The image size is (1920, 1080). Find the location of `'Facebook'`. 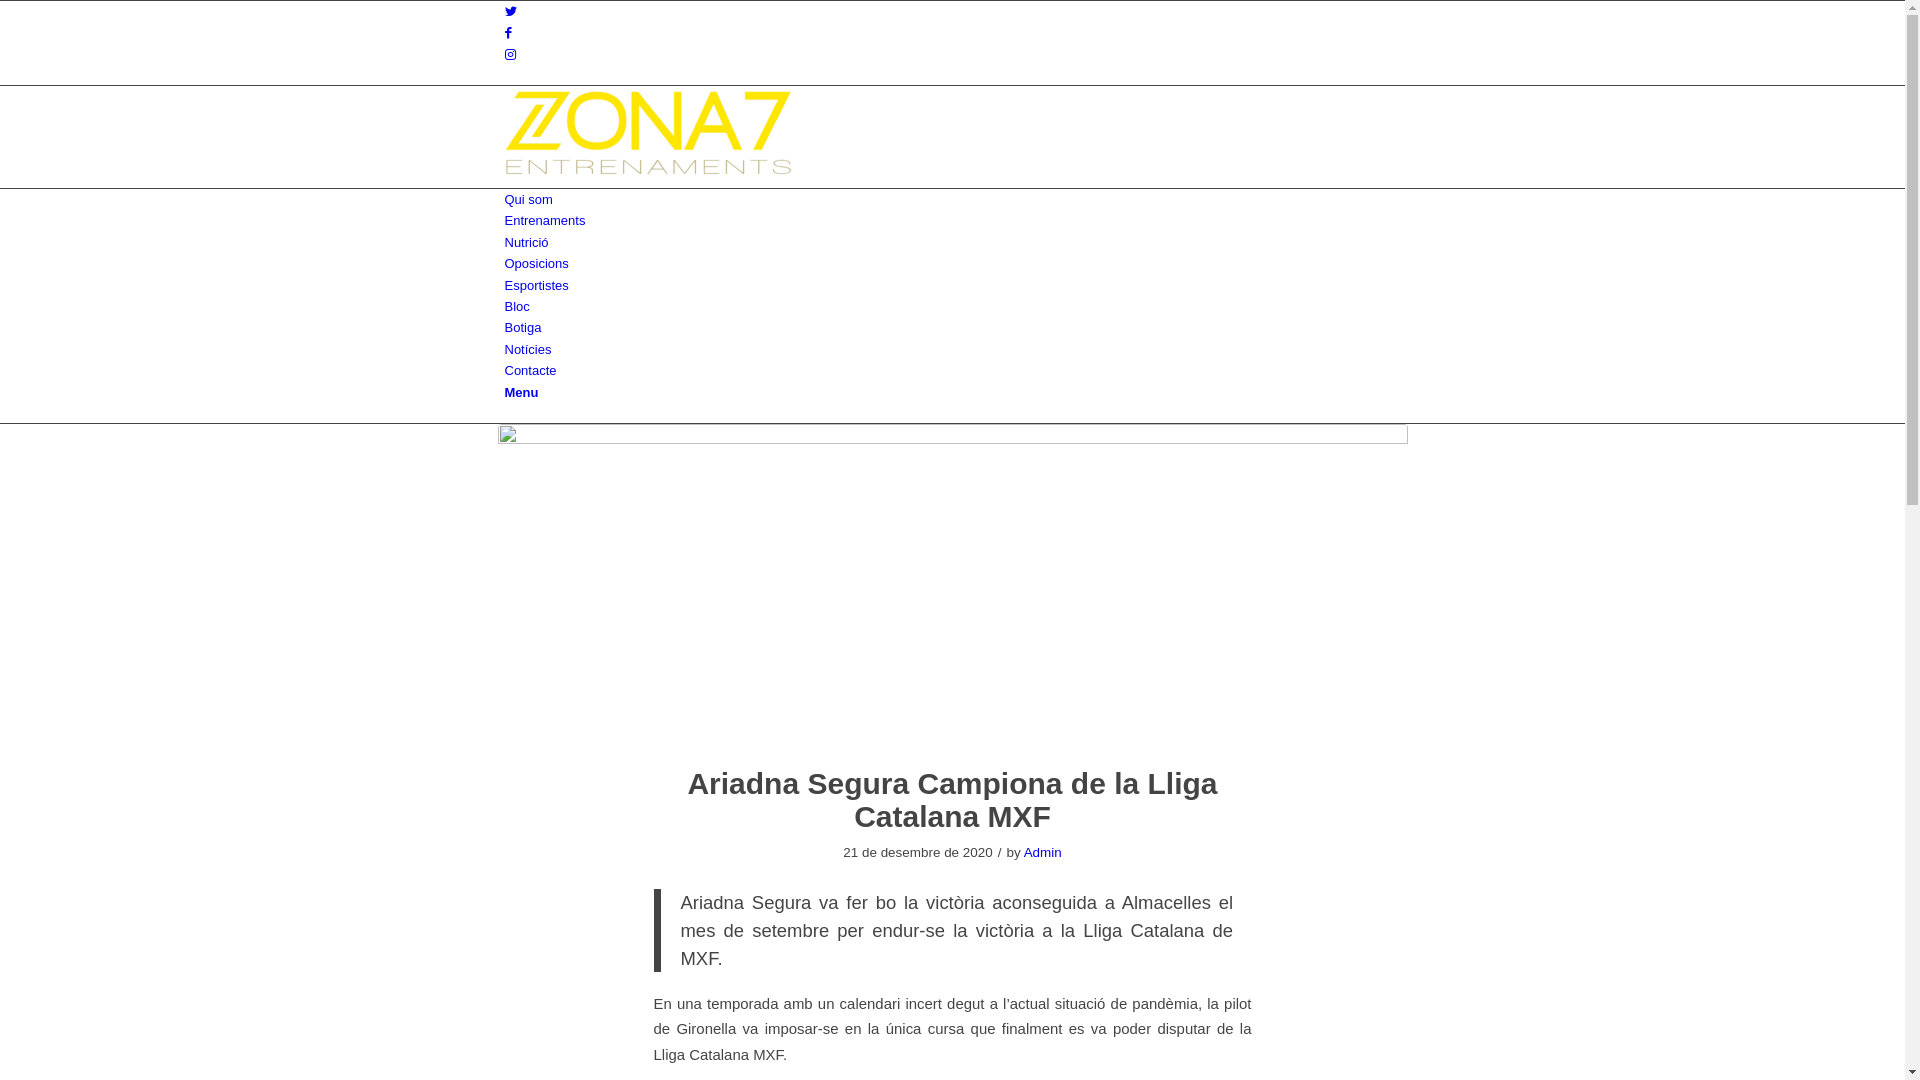

'Facebook' is located at coordinates (507, 32).